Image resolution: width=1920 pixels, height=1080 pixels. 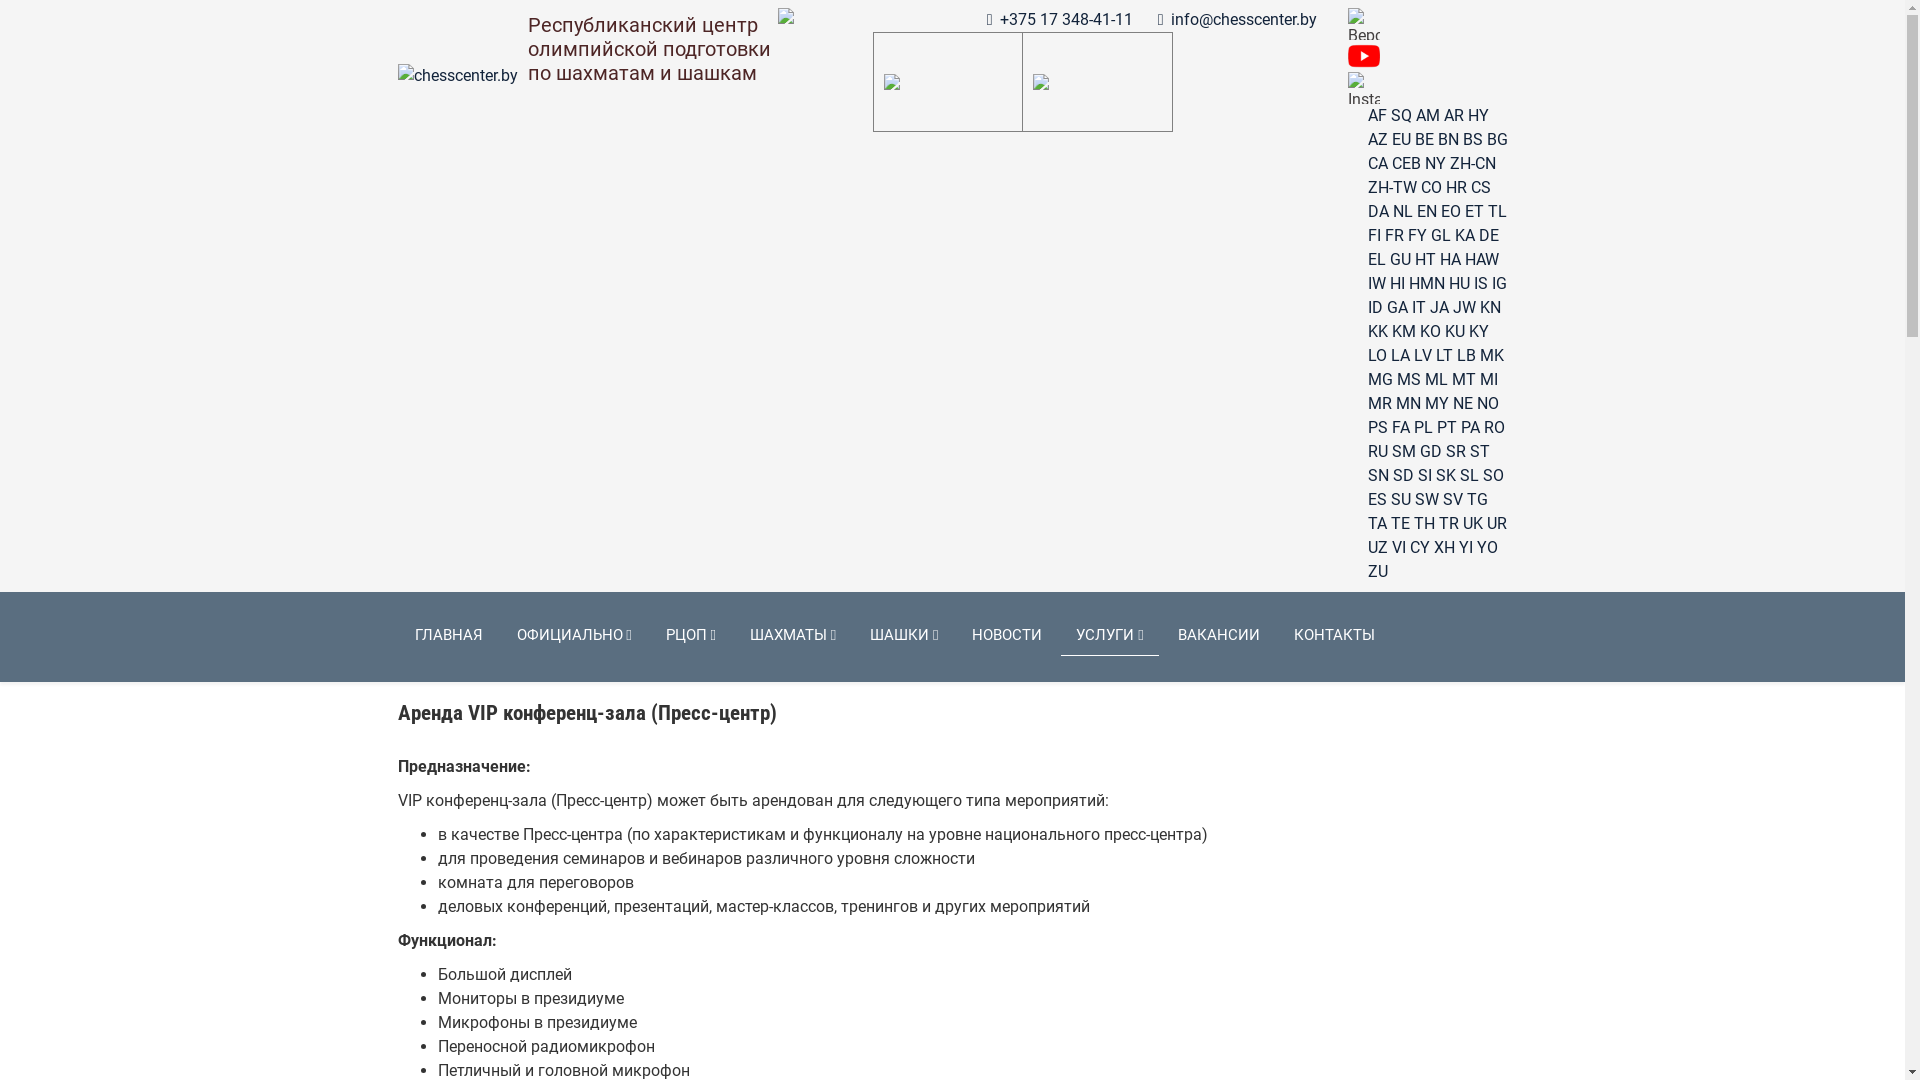 What do you see at coordinates (1367, 403) in the screenshot?
I see `'MR'` at bounding box center [1367, 403].